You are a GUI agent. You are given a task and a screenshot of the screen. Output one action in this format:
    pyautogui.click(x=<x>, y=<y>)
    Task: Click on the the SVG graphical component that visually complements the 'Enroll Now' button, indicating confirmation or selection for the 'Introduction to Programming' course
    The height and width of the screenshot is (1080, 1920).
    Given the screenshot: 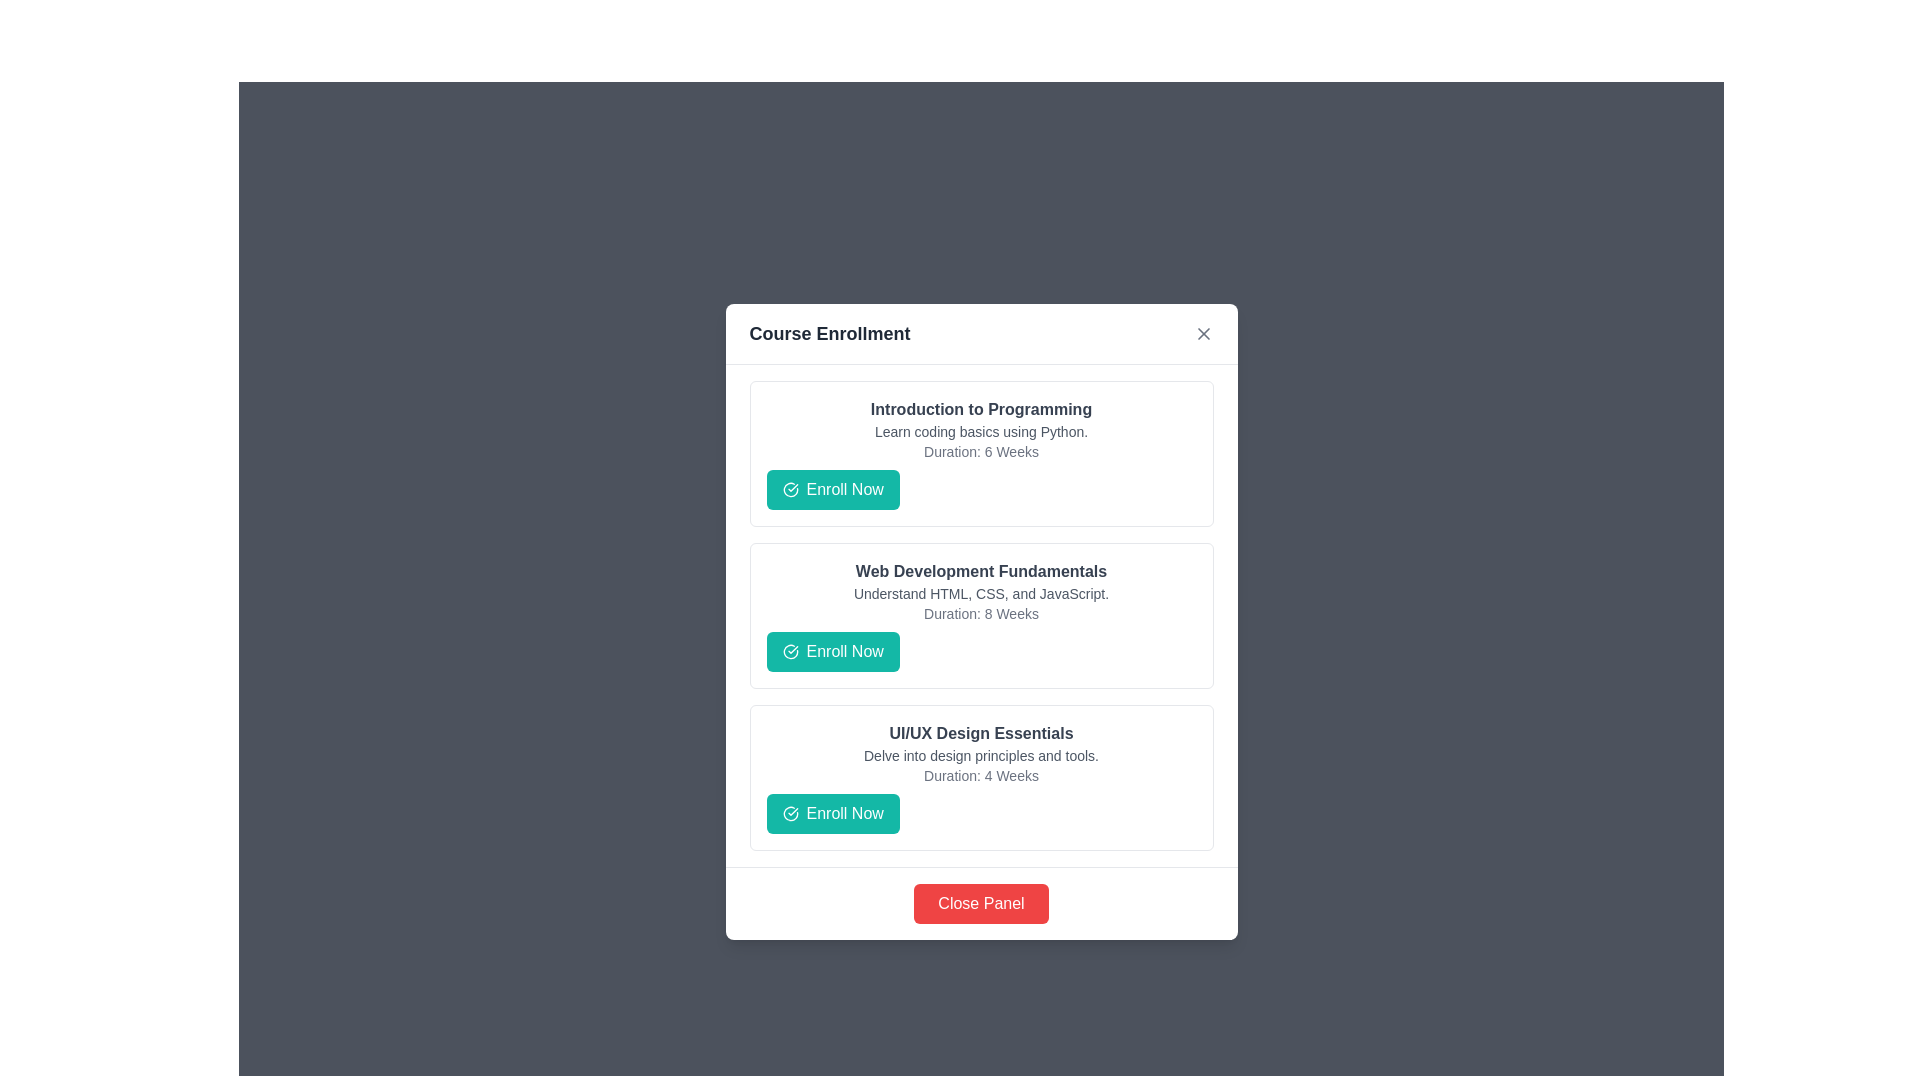 What is the action you would take?
    pyautogui.click(x=789, y=489)
    